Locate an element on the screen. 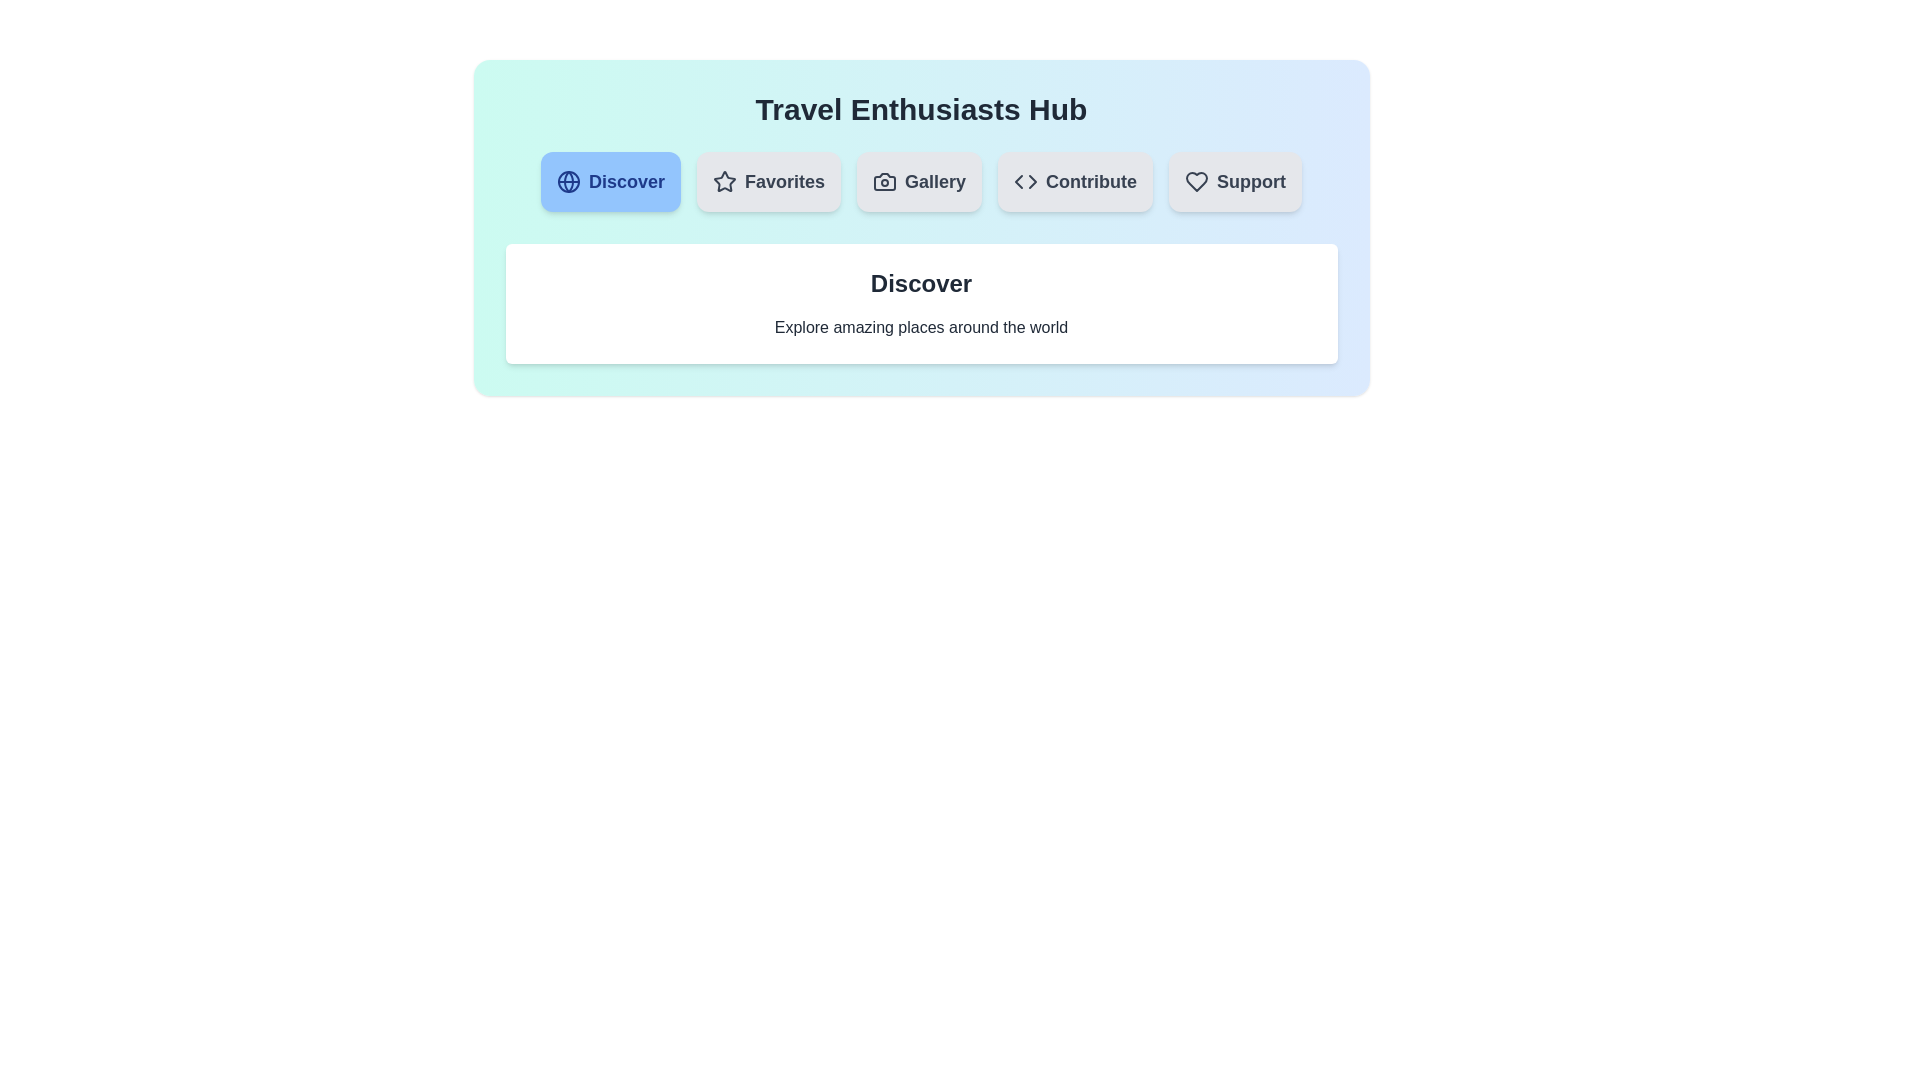  the decorative SVG icon within the 'Support' button is located at coordinates (1197, 181).